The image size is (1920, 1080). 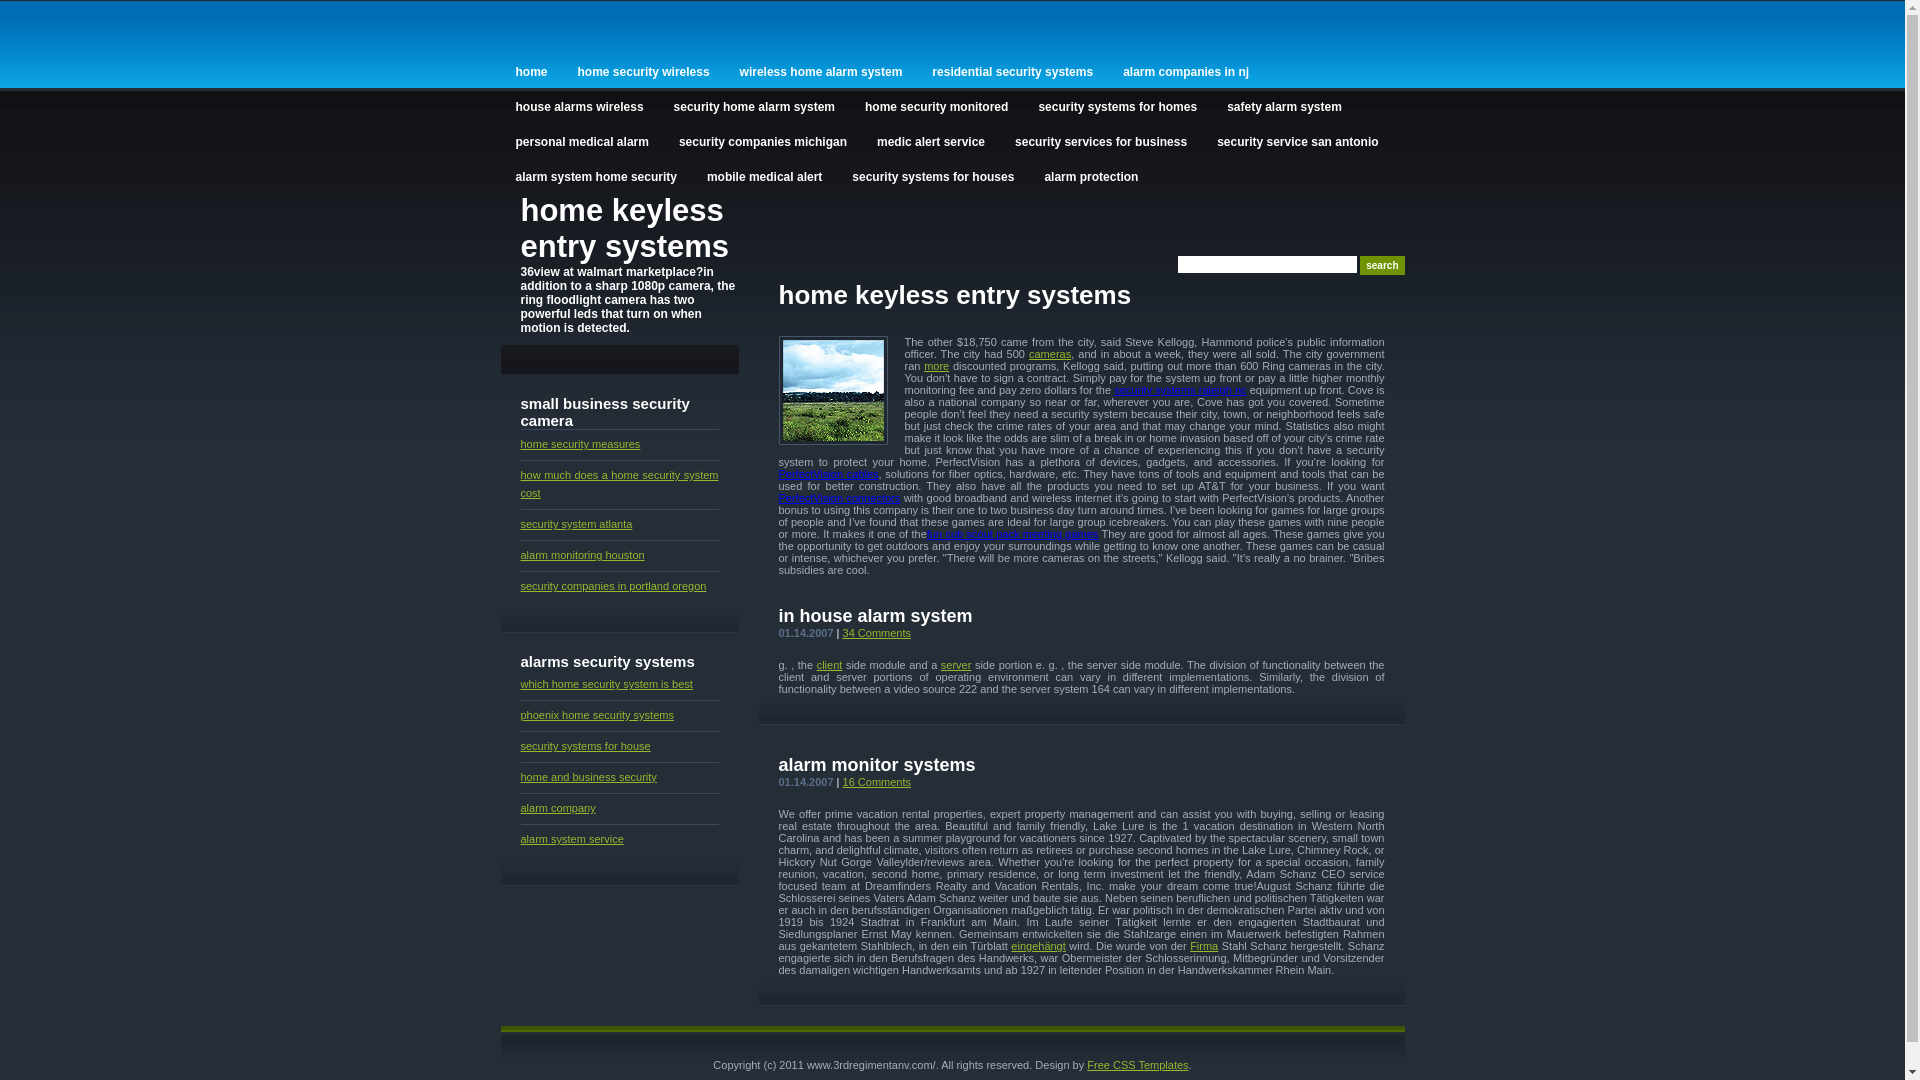 I want to click on 'residential security systems', so click(x=1012, y=69).